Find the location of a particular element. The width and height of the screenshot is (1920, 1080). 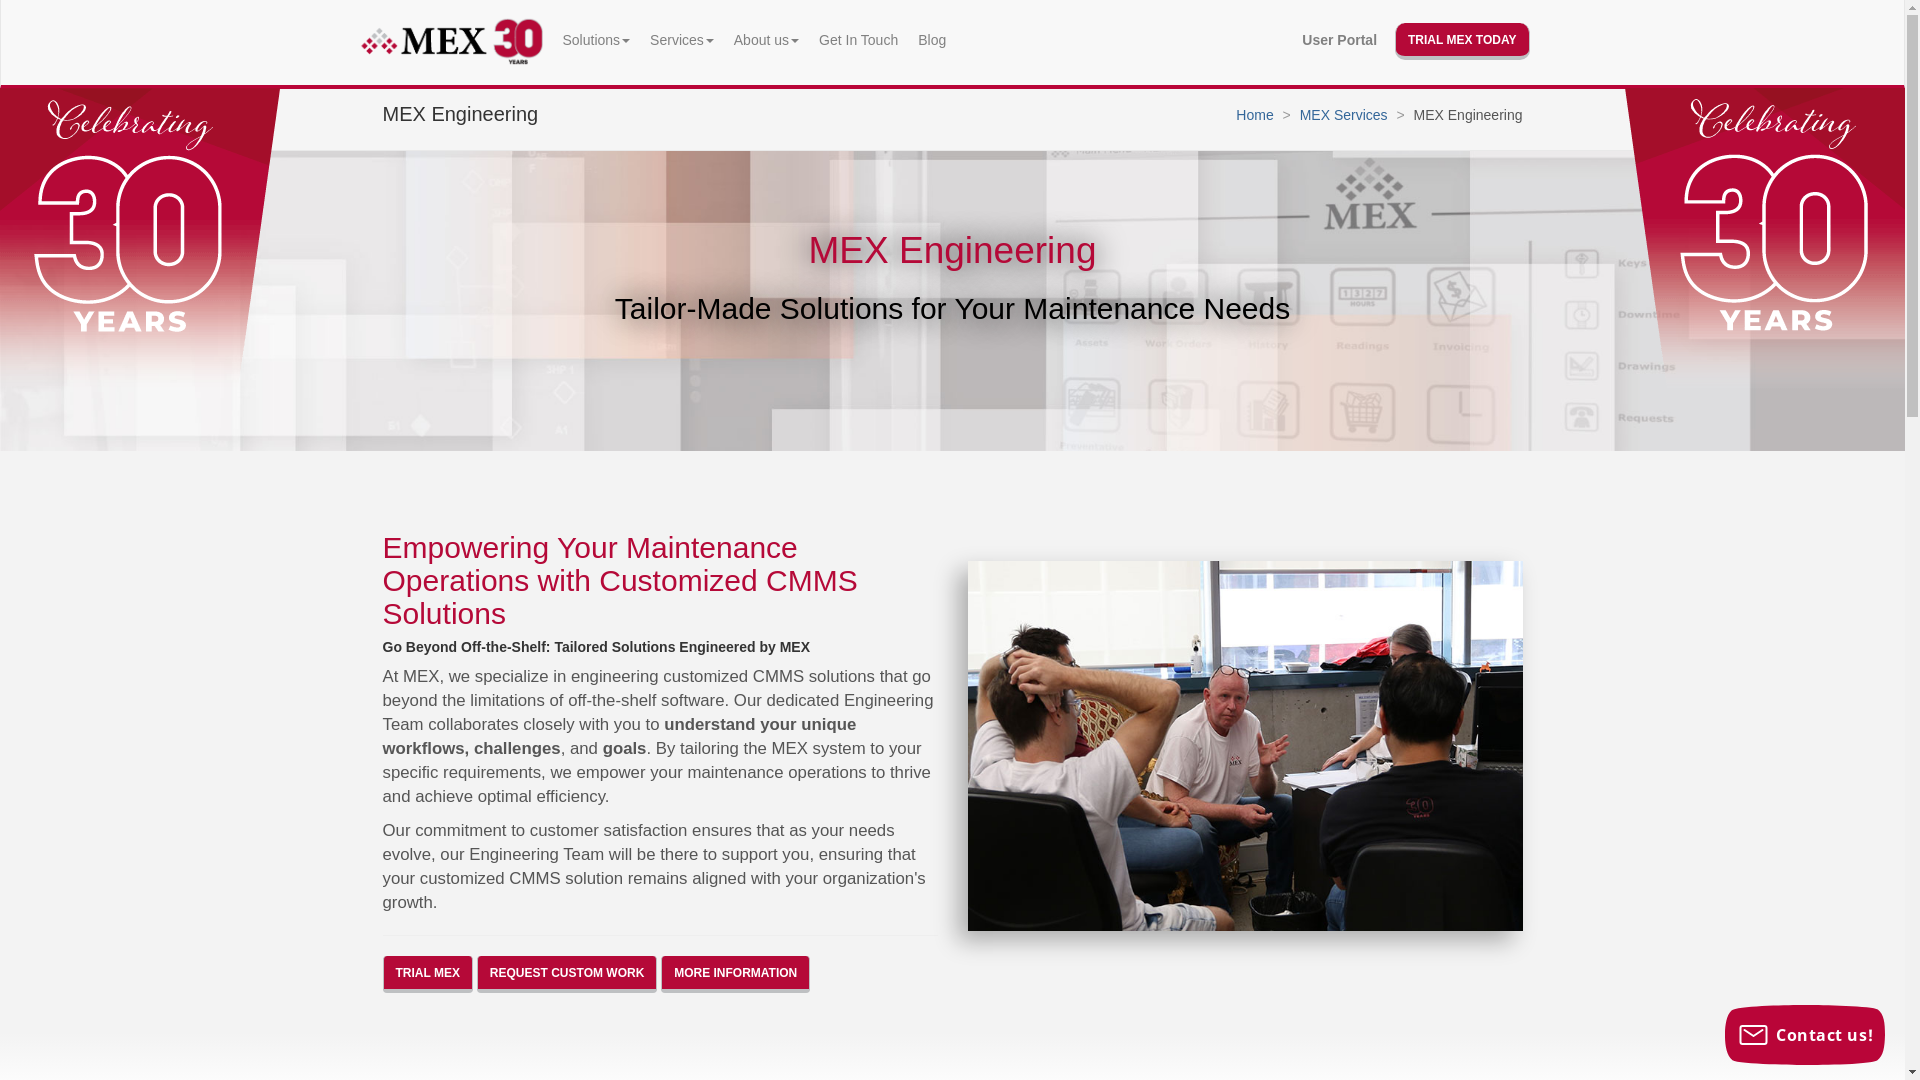

'TRIAL MEX TODAY' is located at coordinates (1394, 41).